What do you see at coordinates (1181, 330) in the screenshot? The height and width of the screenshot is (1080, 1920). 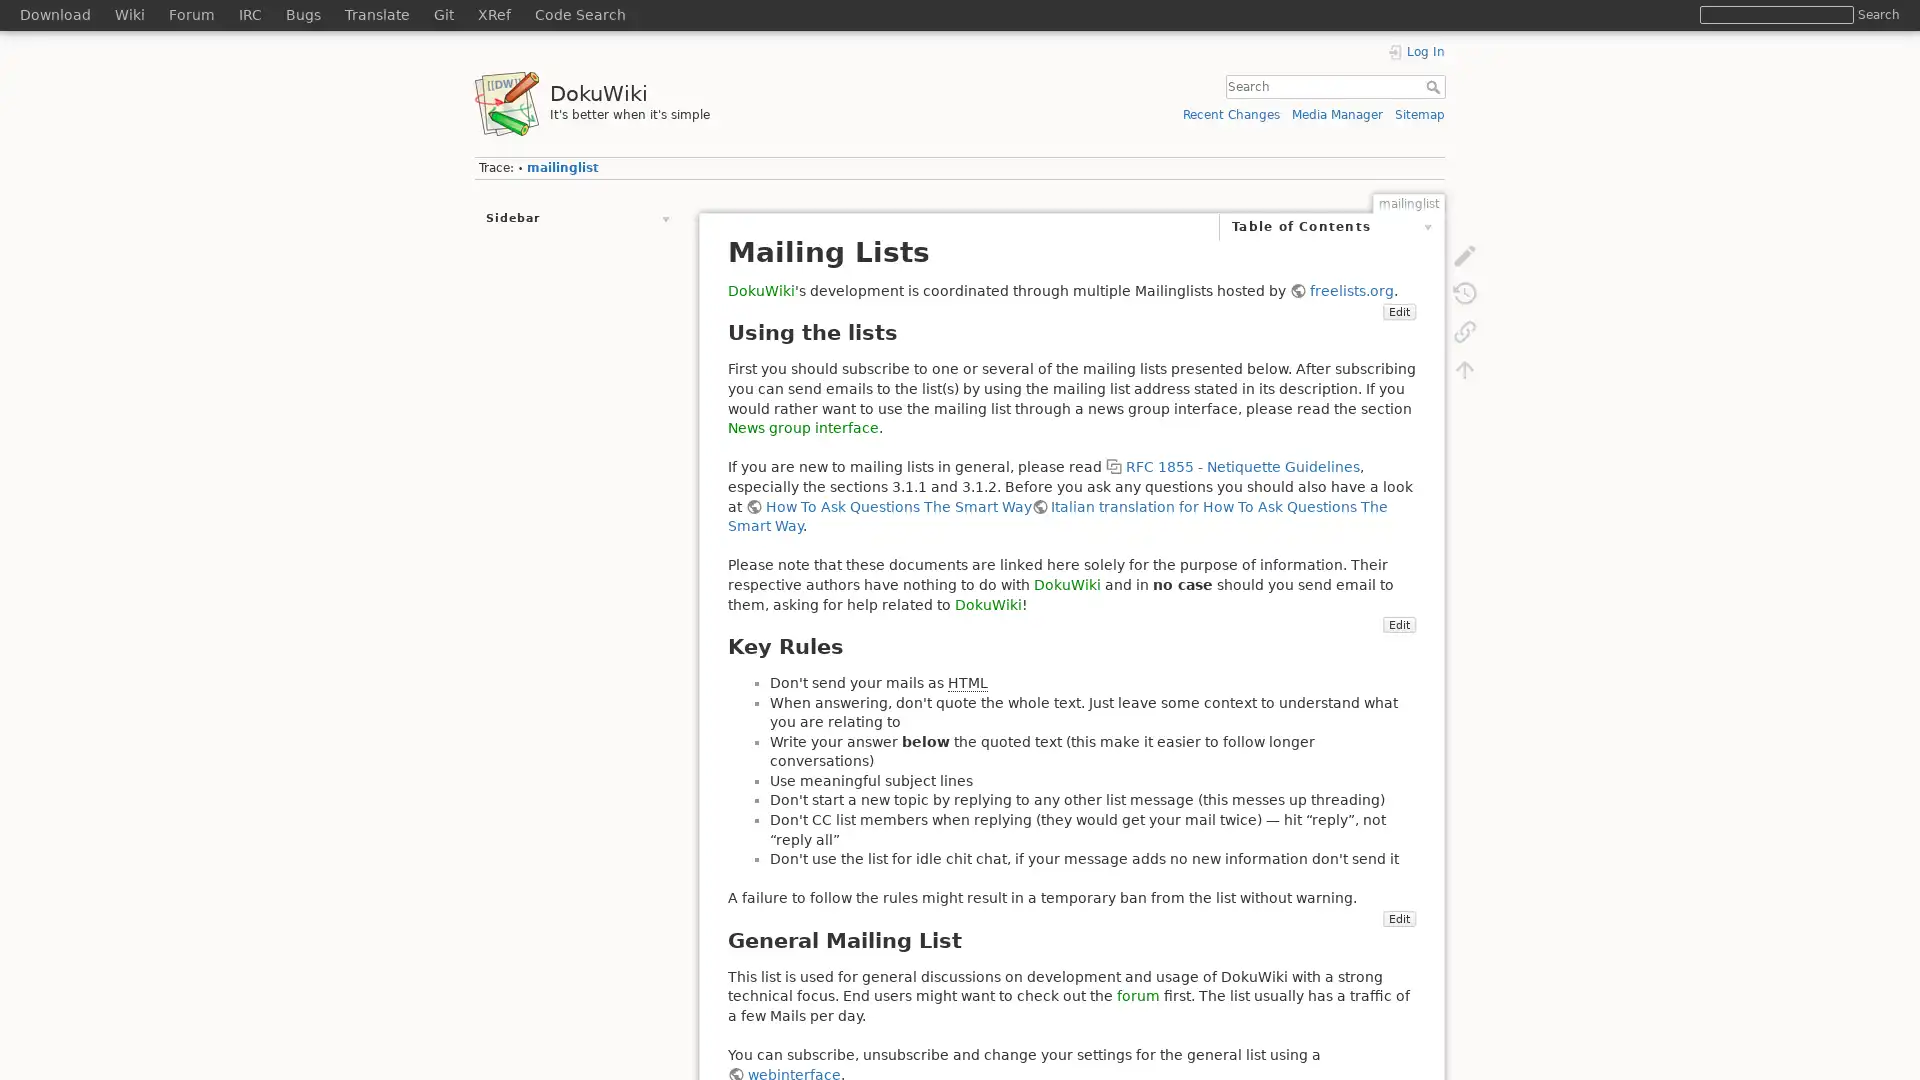 I see `Edit` at bounding box center [1181, 330].